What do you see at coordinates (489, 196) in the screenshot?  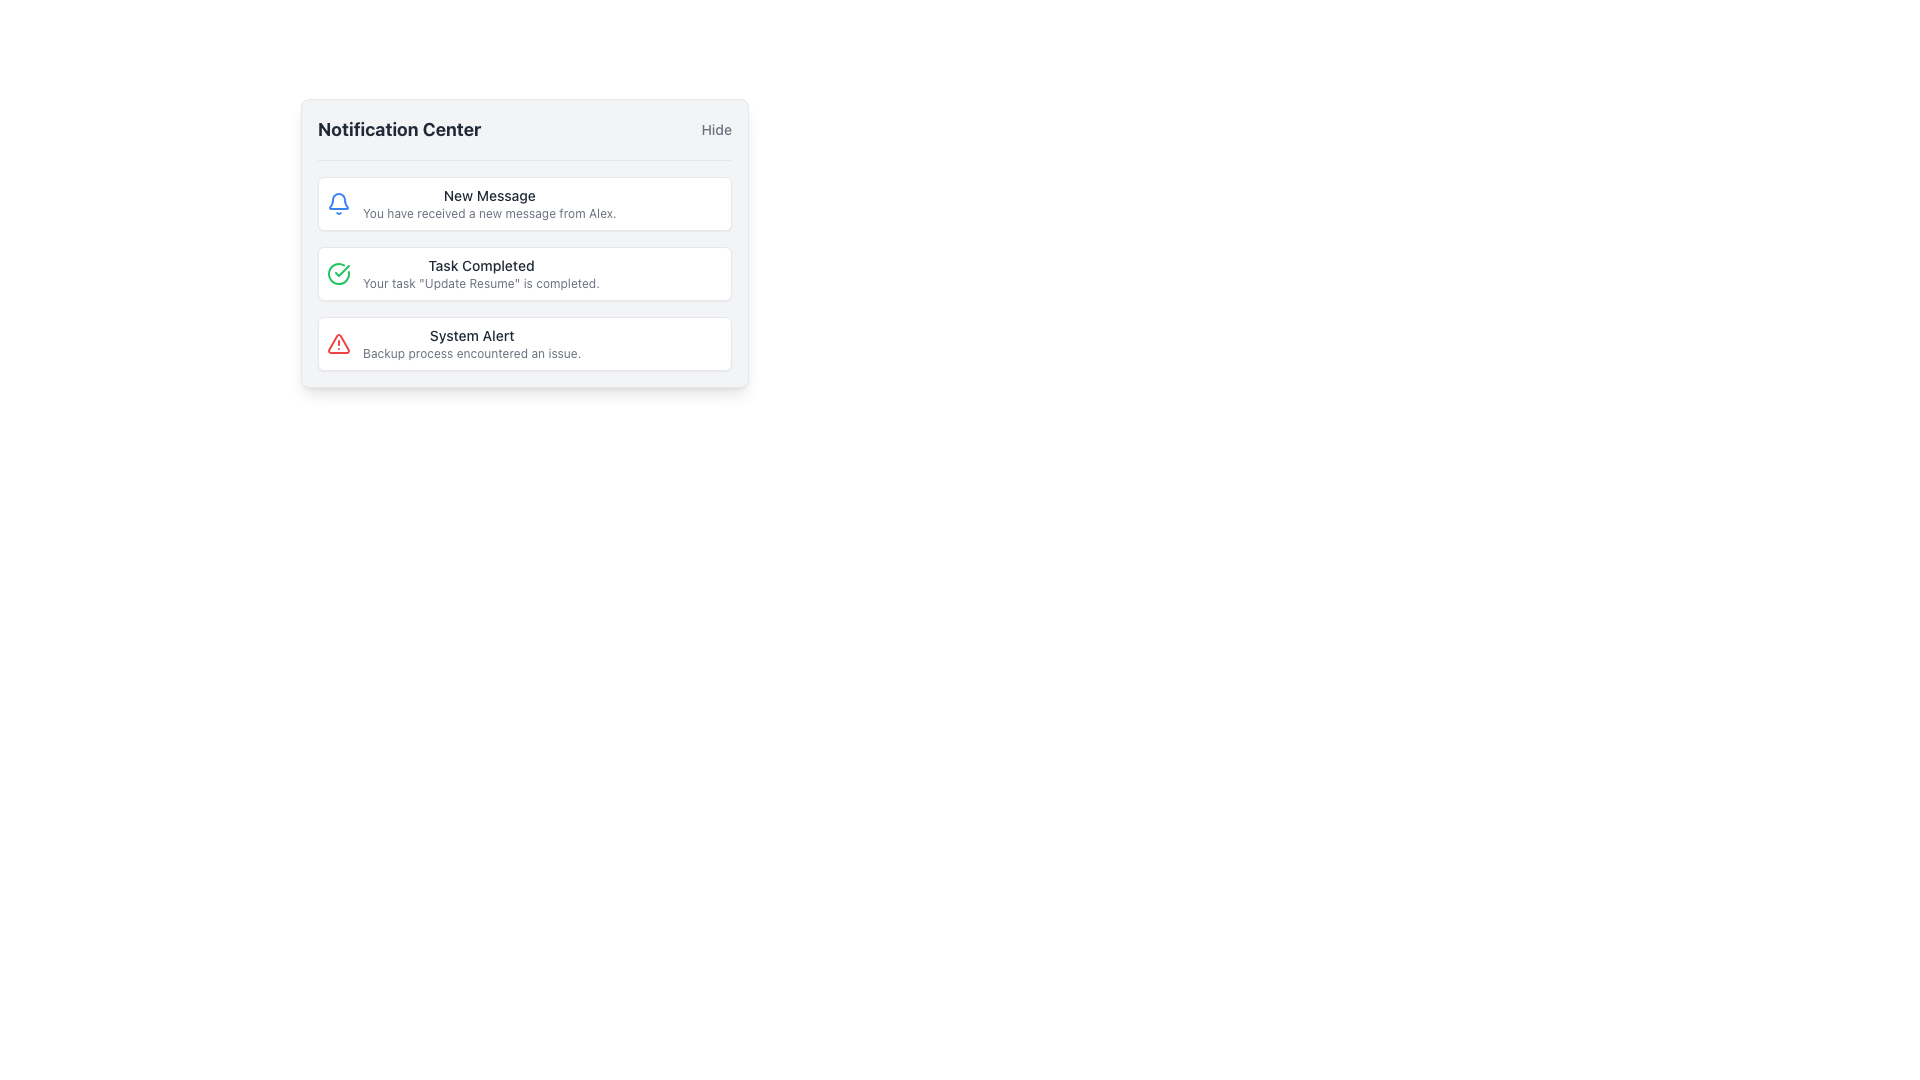 I see `the bold 'New Message' text in the first notification card, which is styled in dark gray and is the primary label in the notification card` at bounding box center [489, 196].